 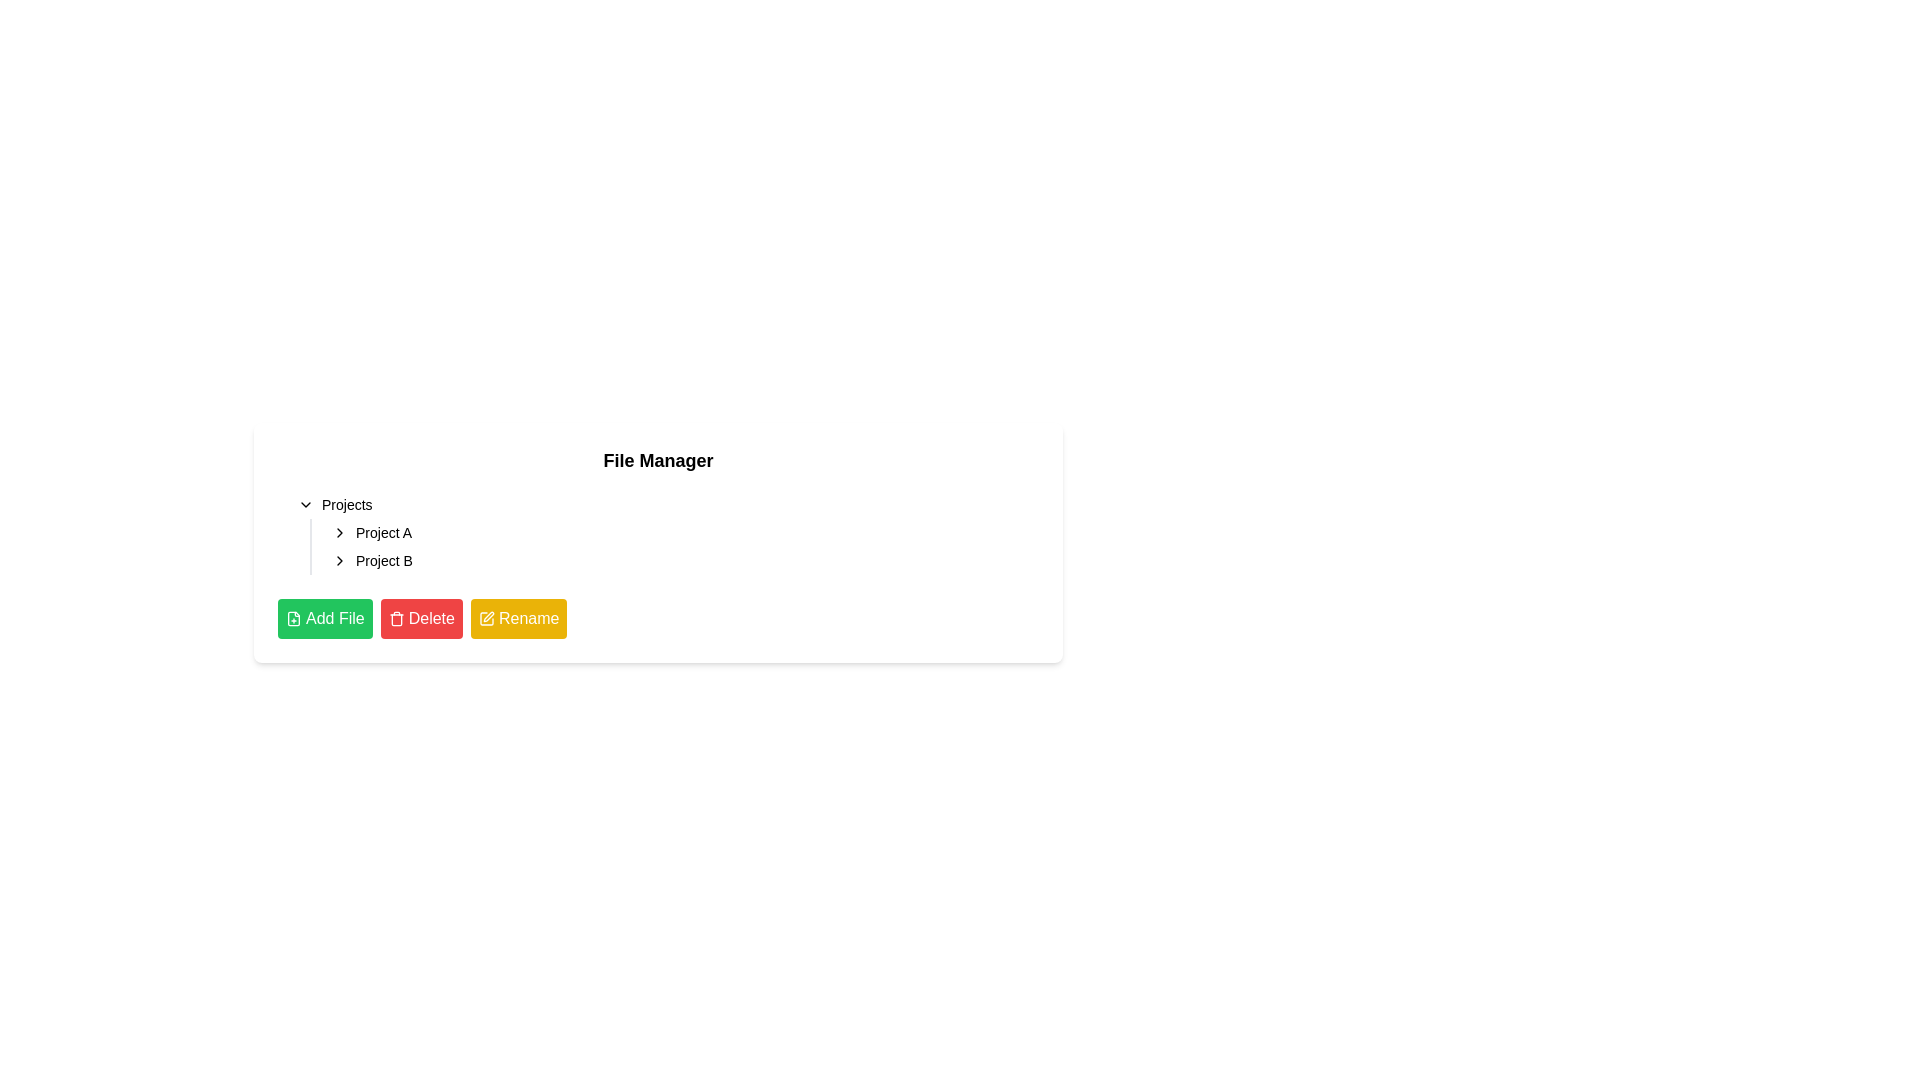 What do you see at coordinates (519, 617) in the screenshot?
I see `the 'Rename' button with a yellow background and rounded corners located at the bottom center of the 'File Manager' section` at bounding box center [519, 617].